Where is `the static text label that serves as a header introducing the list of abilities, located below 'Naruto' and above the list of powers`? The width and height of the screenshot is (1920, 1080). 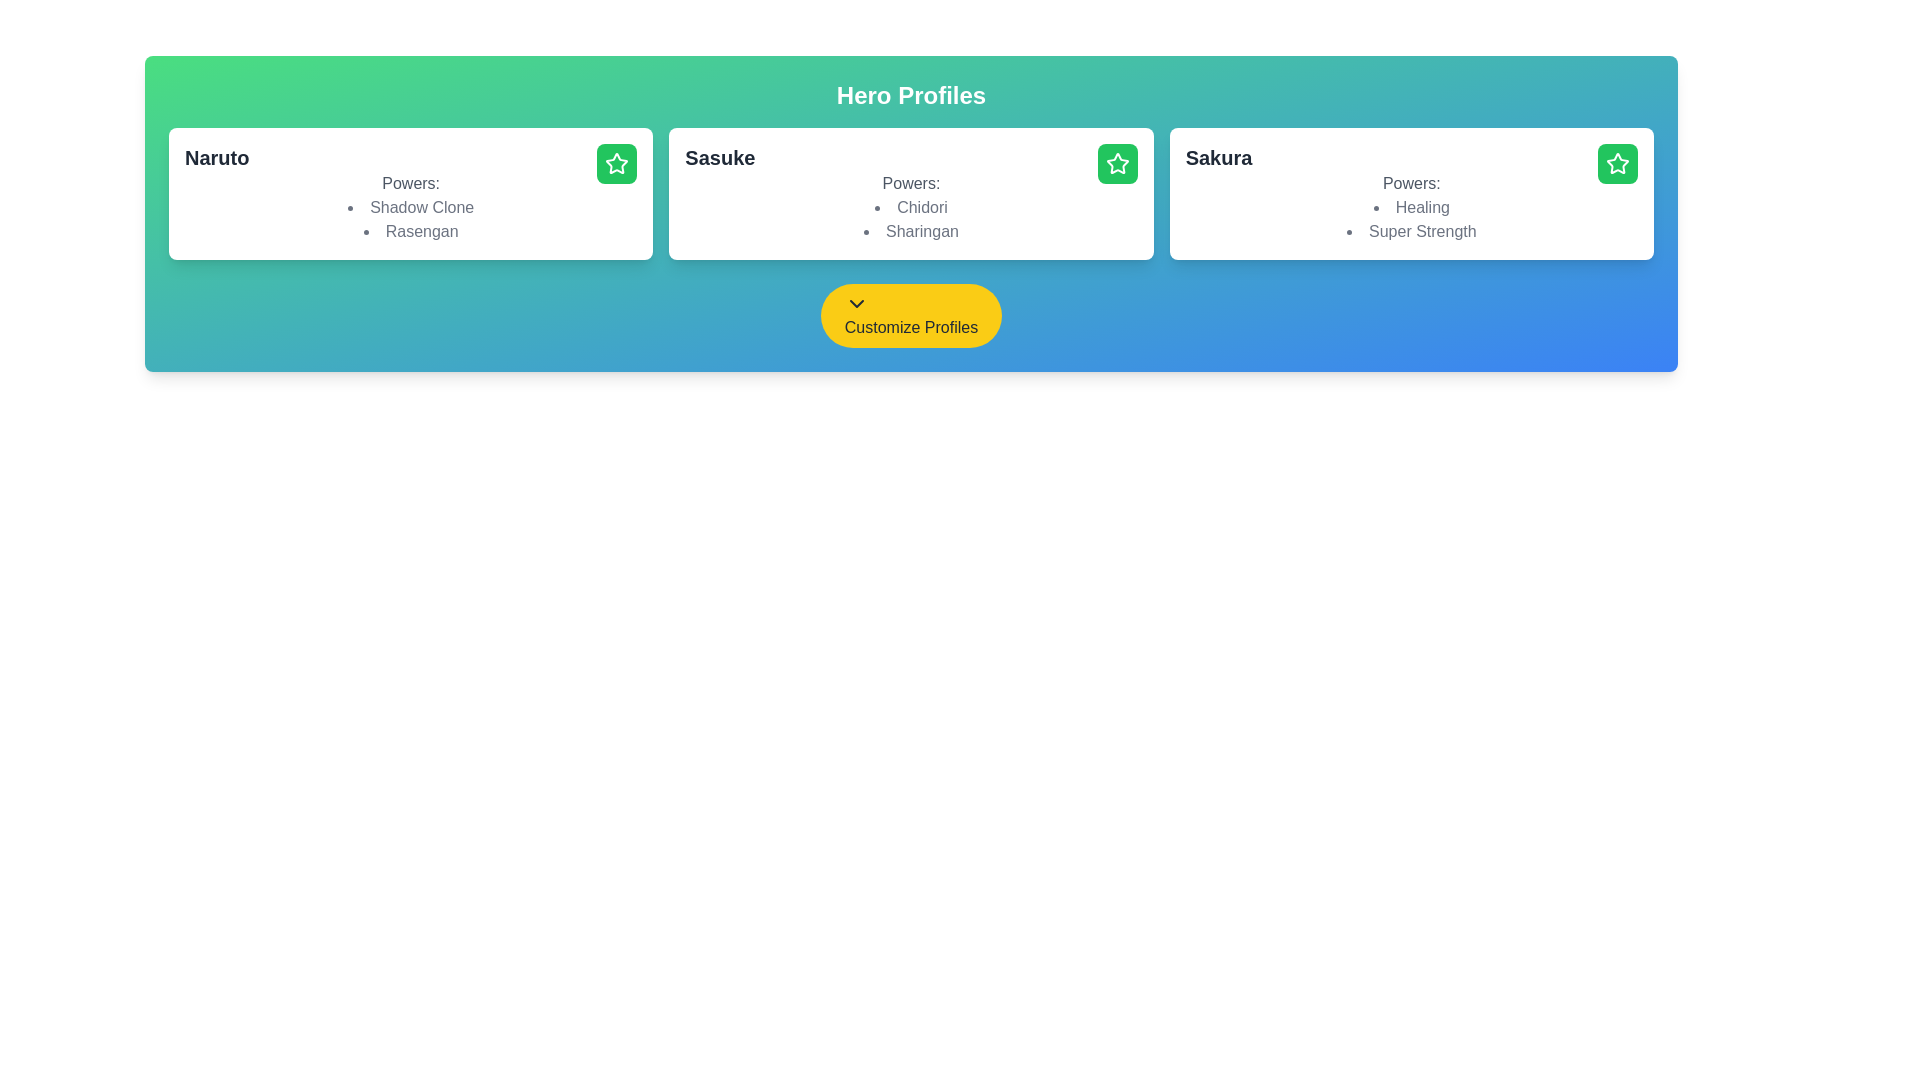
the static text label that serves as a header introducing the list of abilities, located below 'Naruto' and above the list of powers is located at coordinates (410, 184).